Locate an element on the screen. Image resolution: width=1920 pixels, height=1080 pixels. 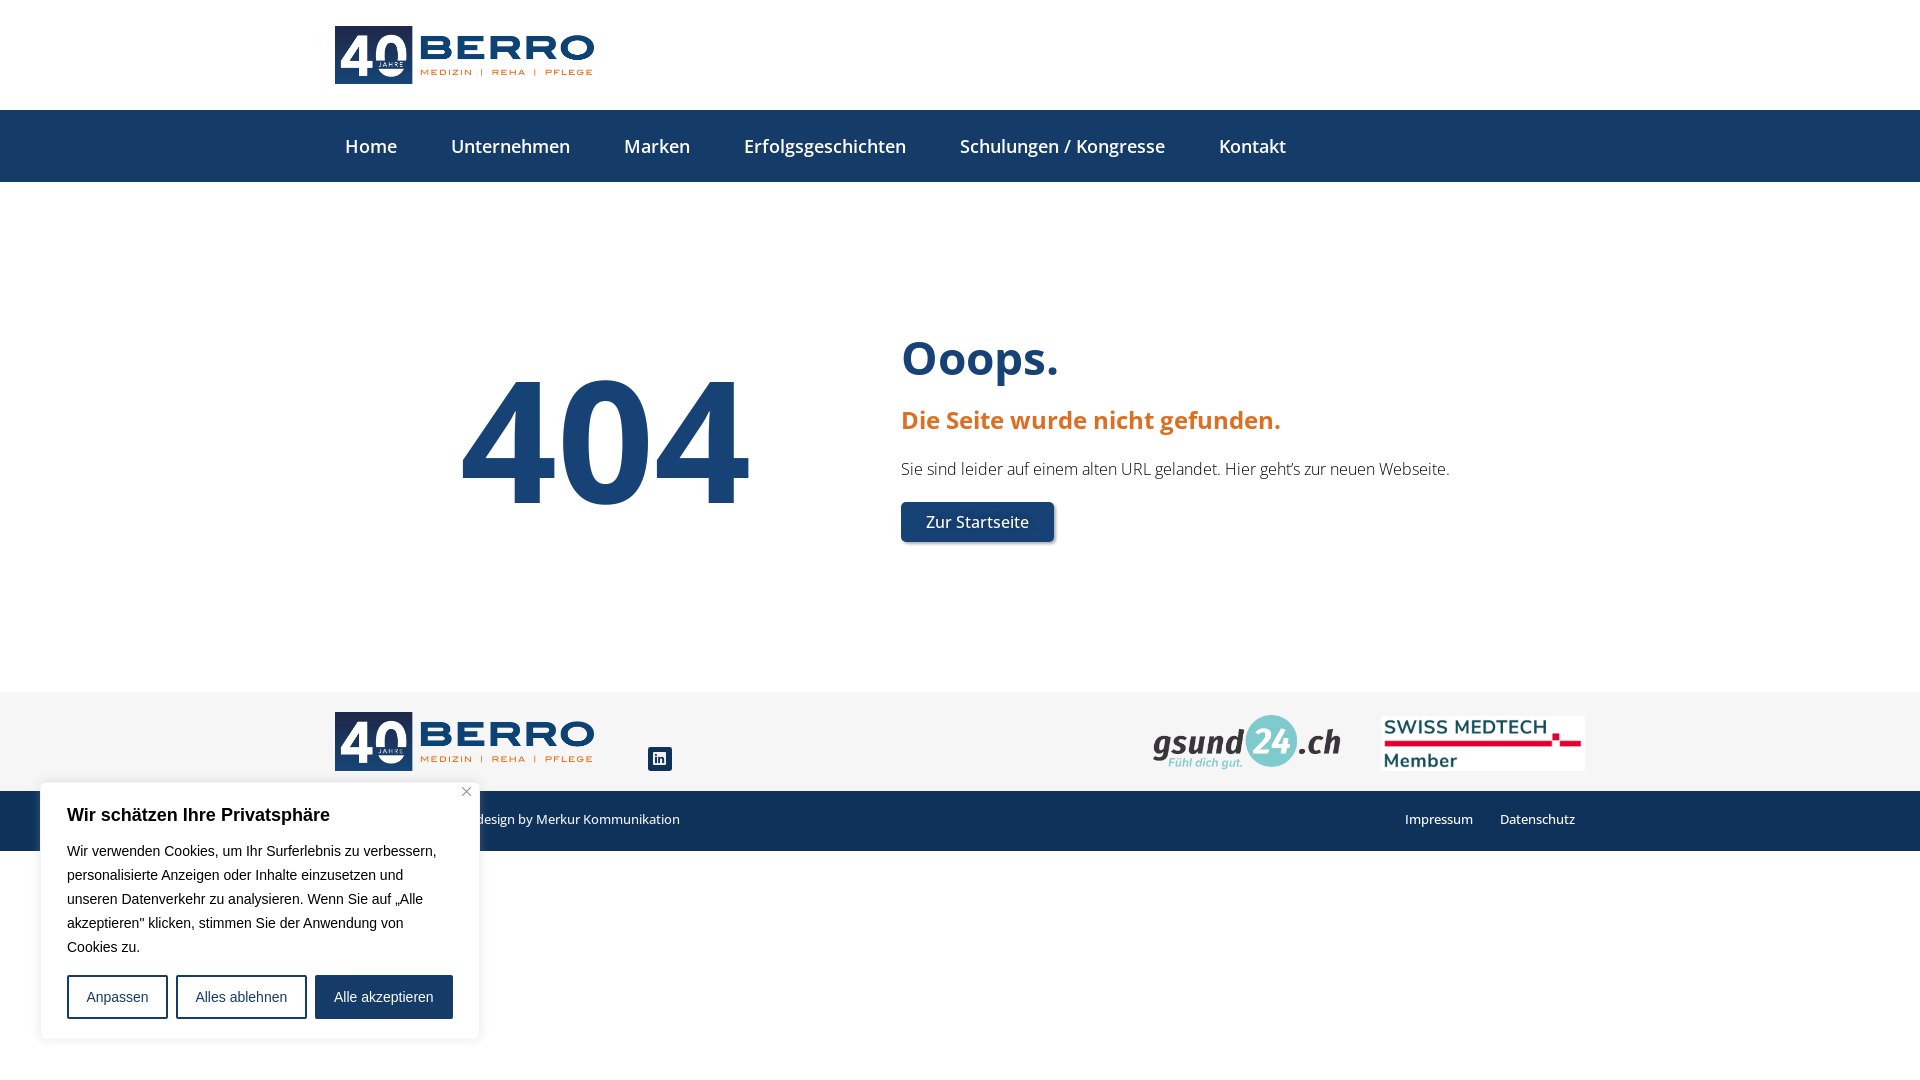
'Schulungen / Kongresse' is located at coordinates (939, 145).